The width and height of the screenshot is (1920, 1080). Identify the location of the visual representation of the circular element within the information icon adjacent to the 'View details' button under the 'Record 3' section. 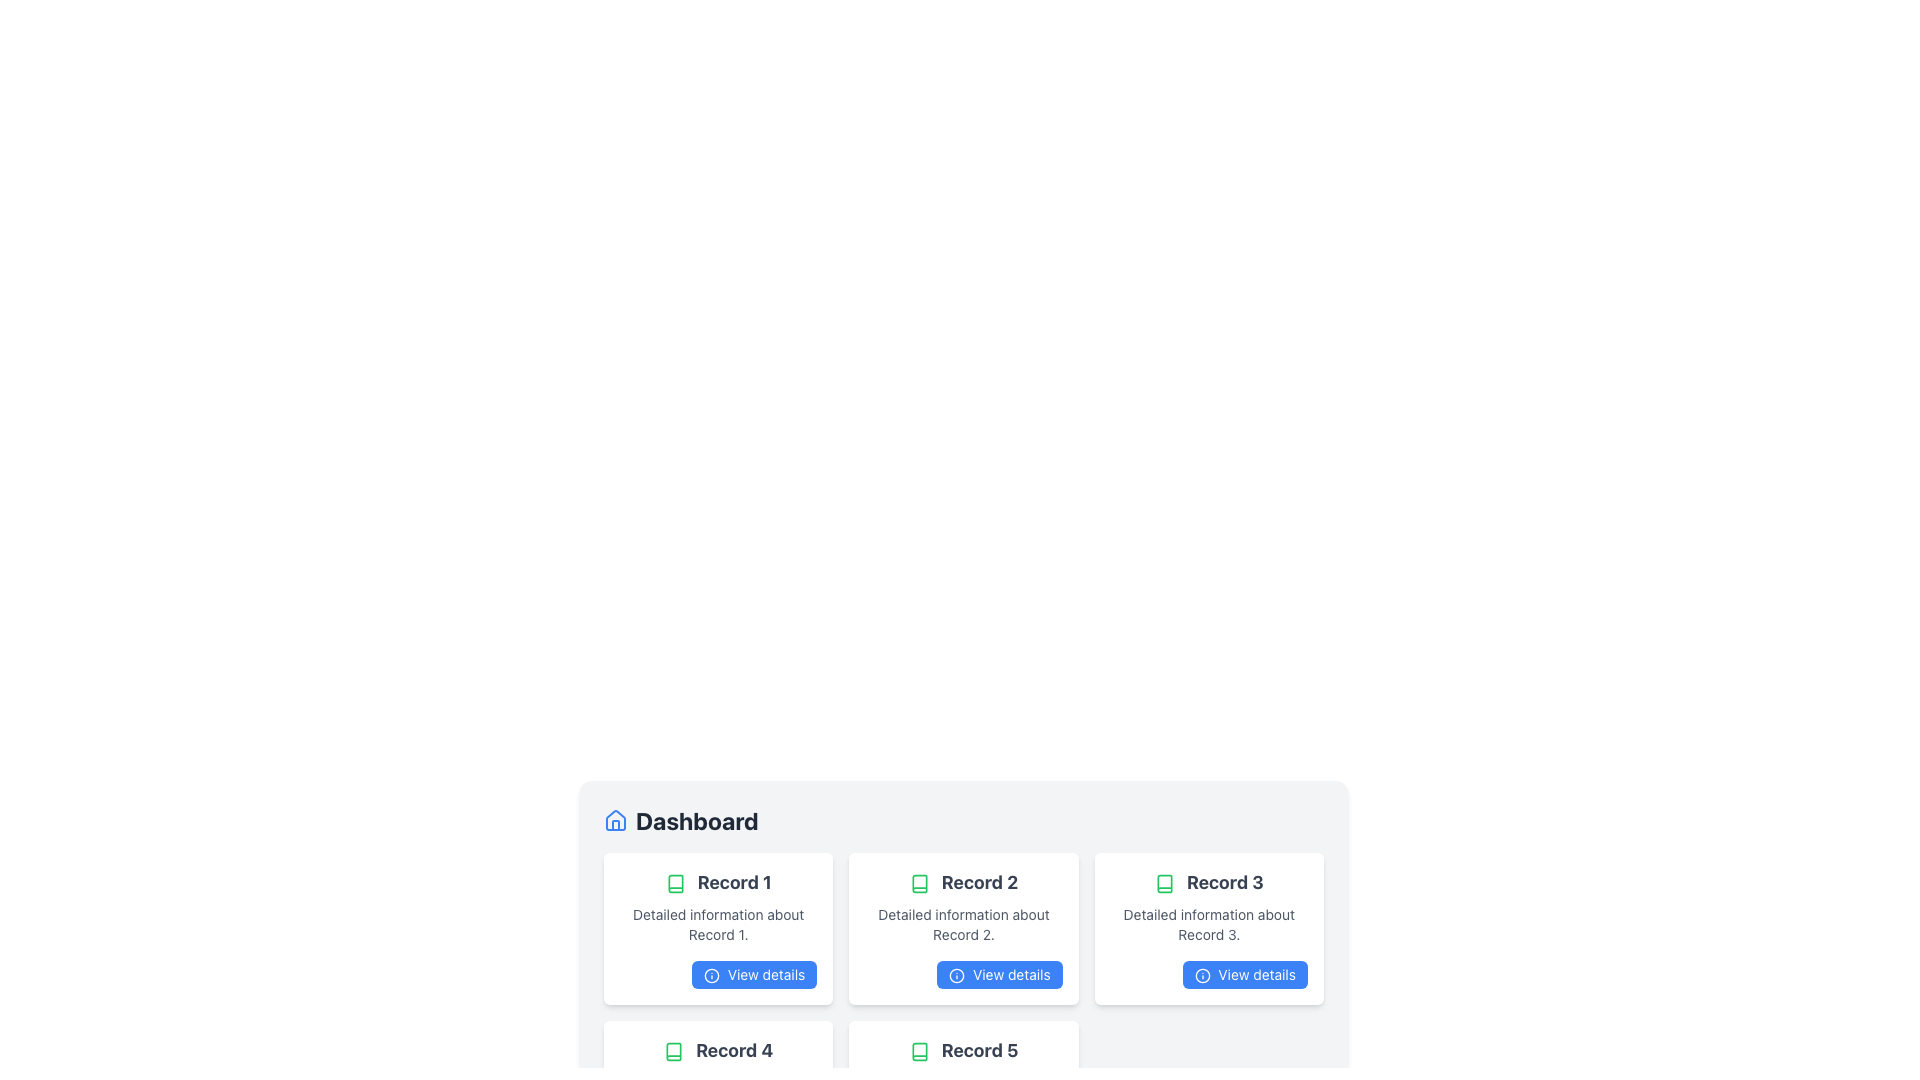
(956, 975).